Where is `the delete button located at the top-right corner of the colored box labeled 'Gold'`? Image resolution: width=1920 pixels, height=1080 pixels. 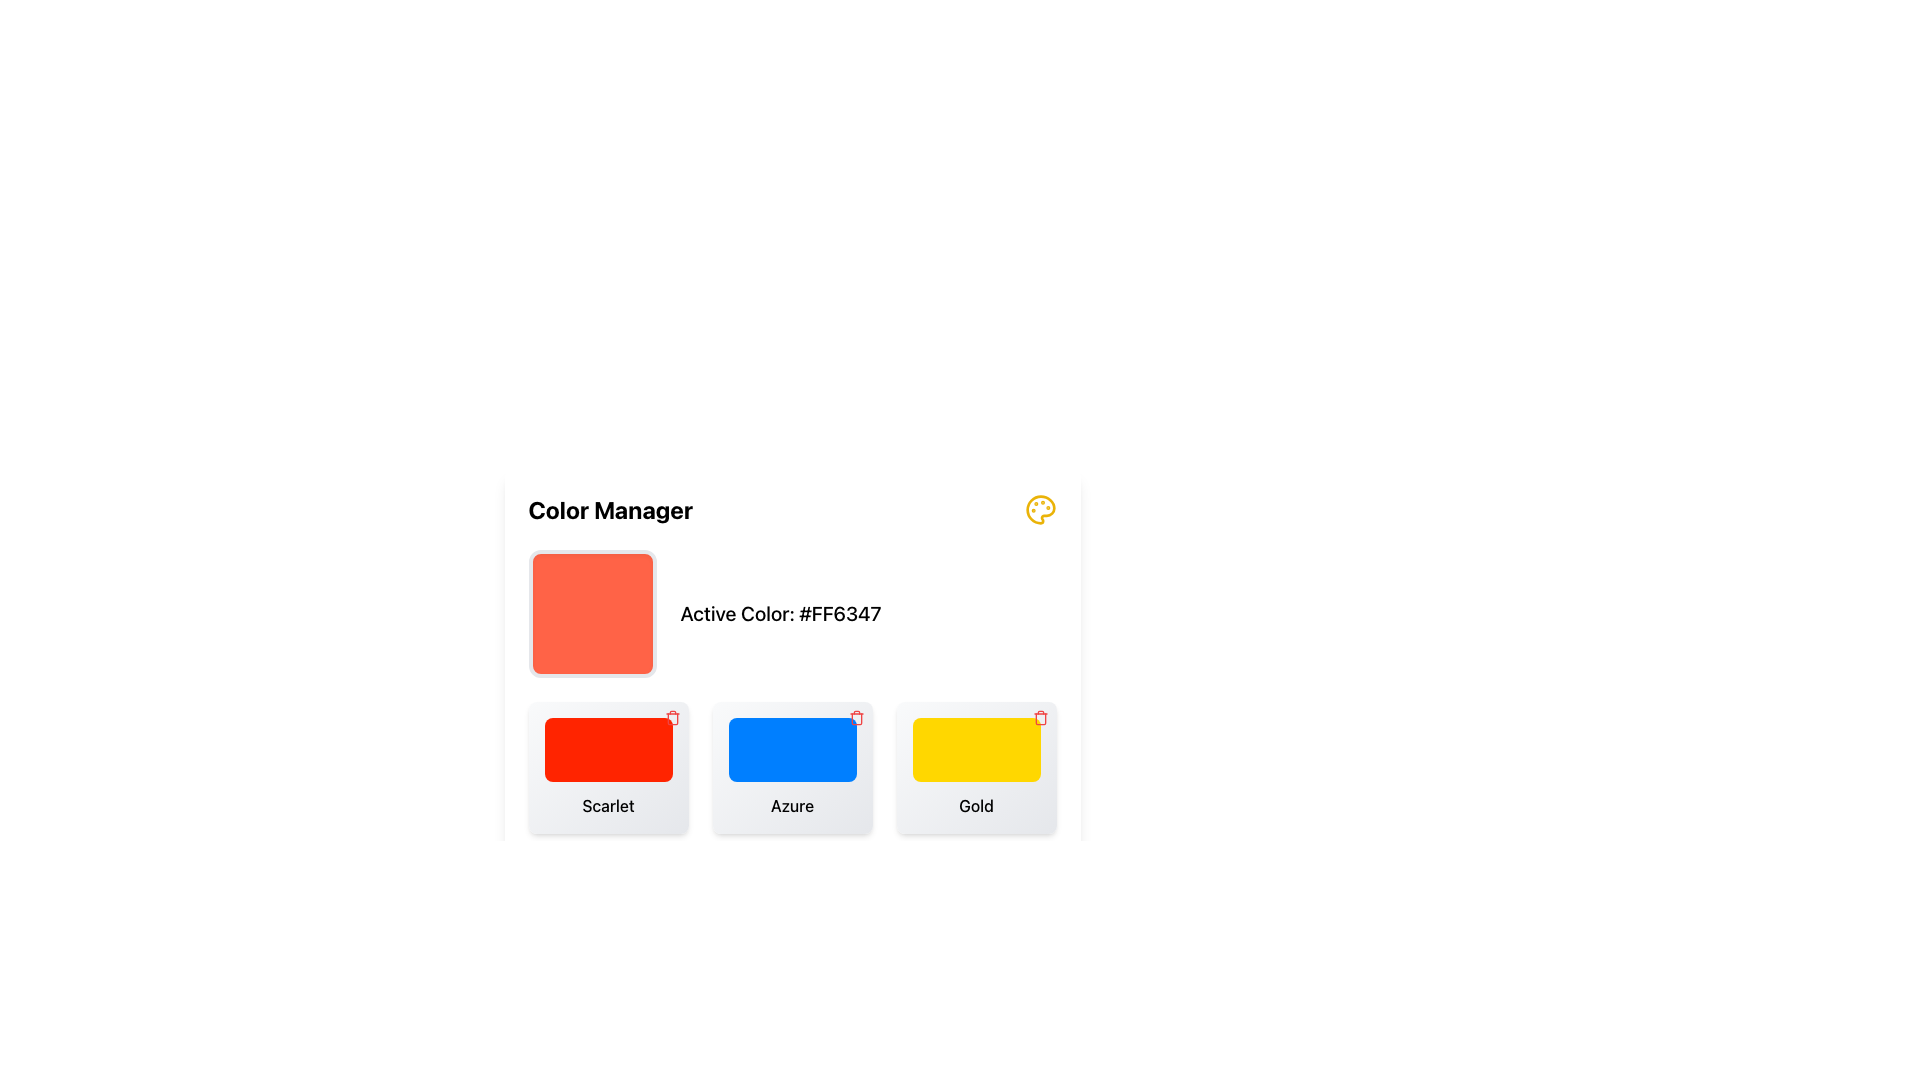
the delete button located at the top-right corner of the colored box labeled 'Gold' is located at coordinates (1040, 716).